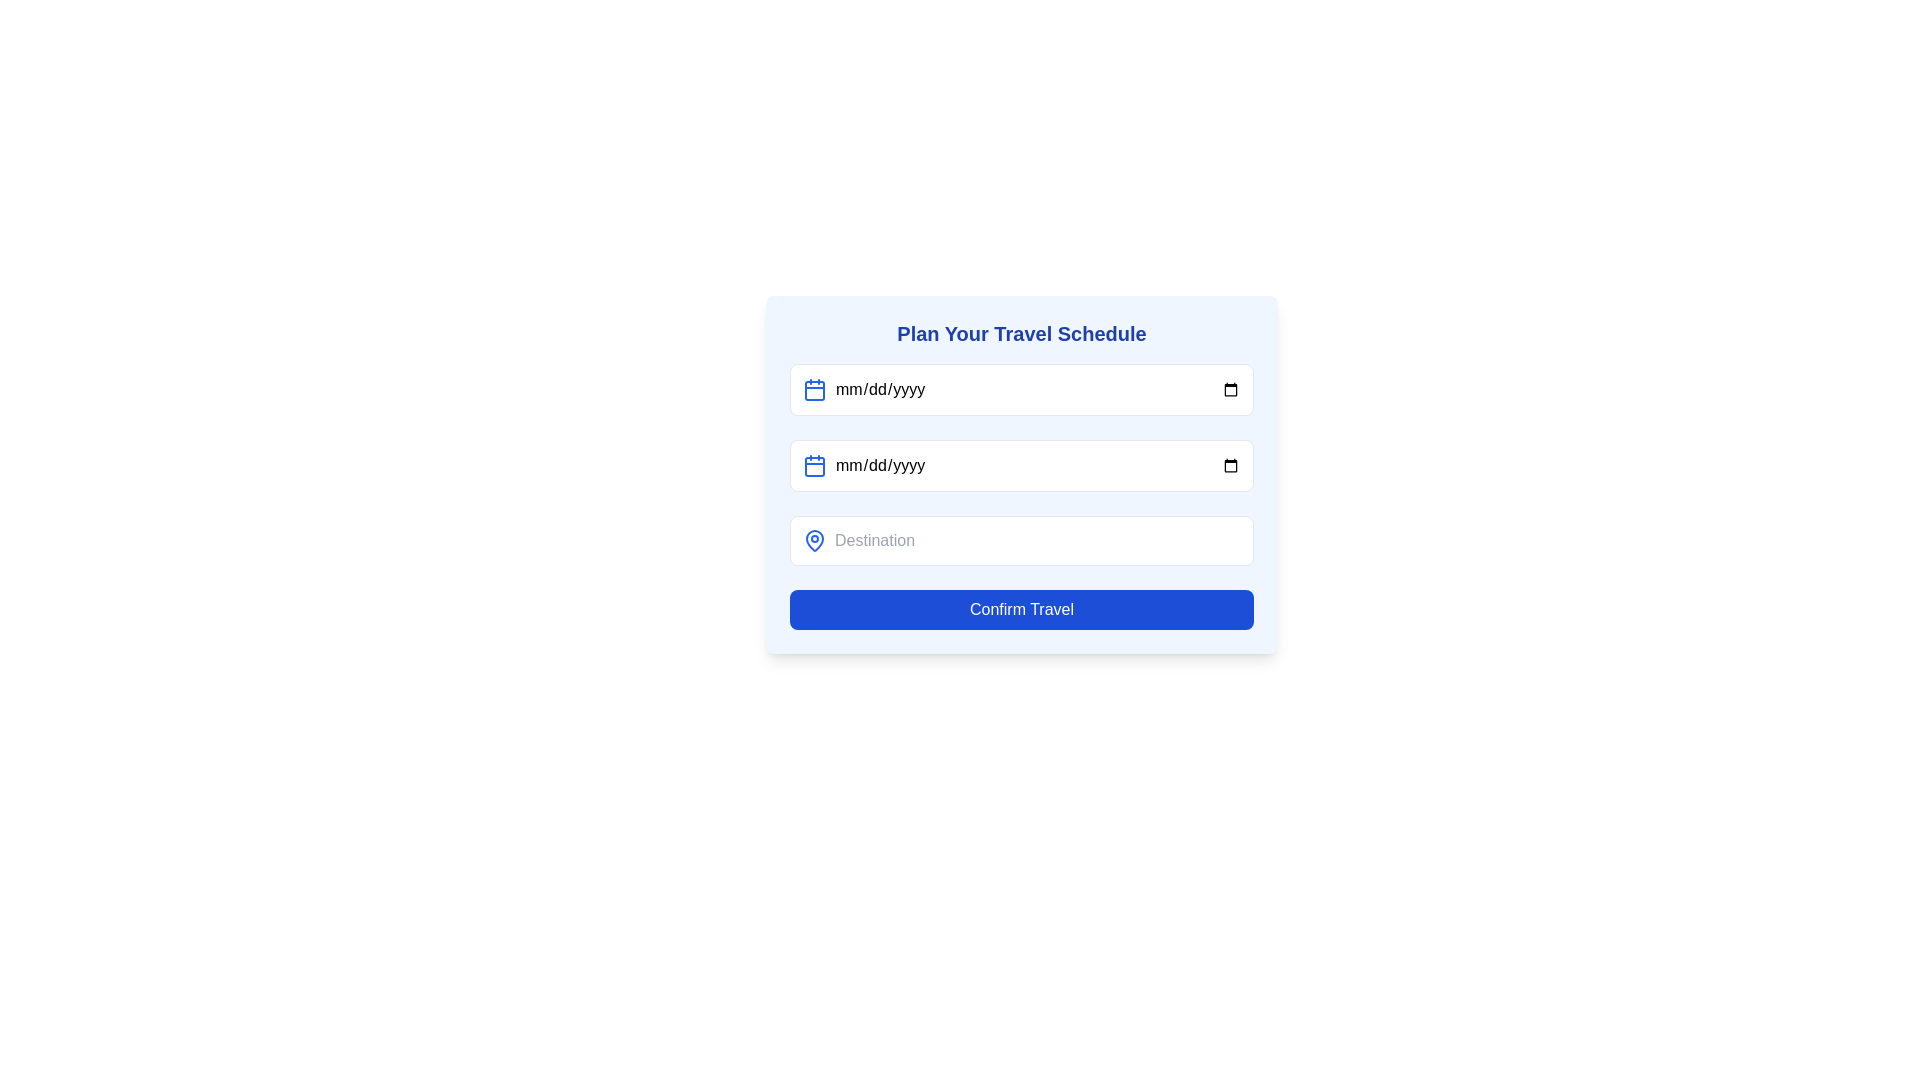 Image resolution: width=1920 pixels, height=1080 pixels. Describe the element at coordinates (815, 540) in the screenshot. I see `the SVG Icon located to the left of the placeholder text in the 'Destination' input field` at that location.